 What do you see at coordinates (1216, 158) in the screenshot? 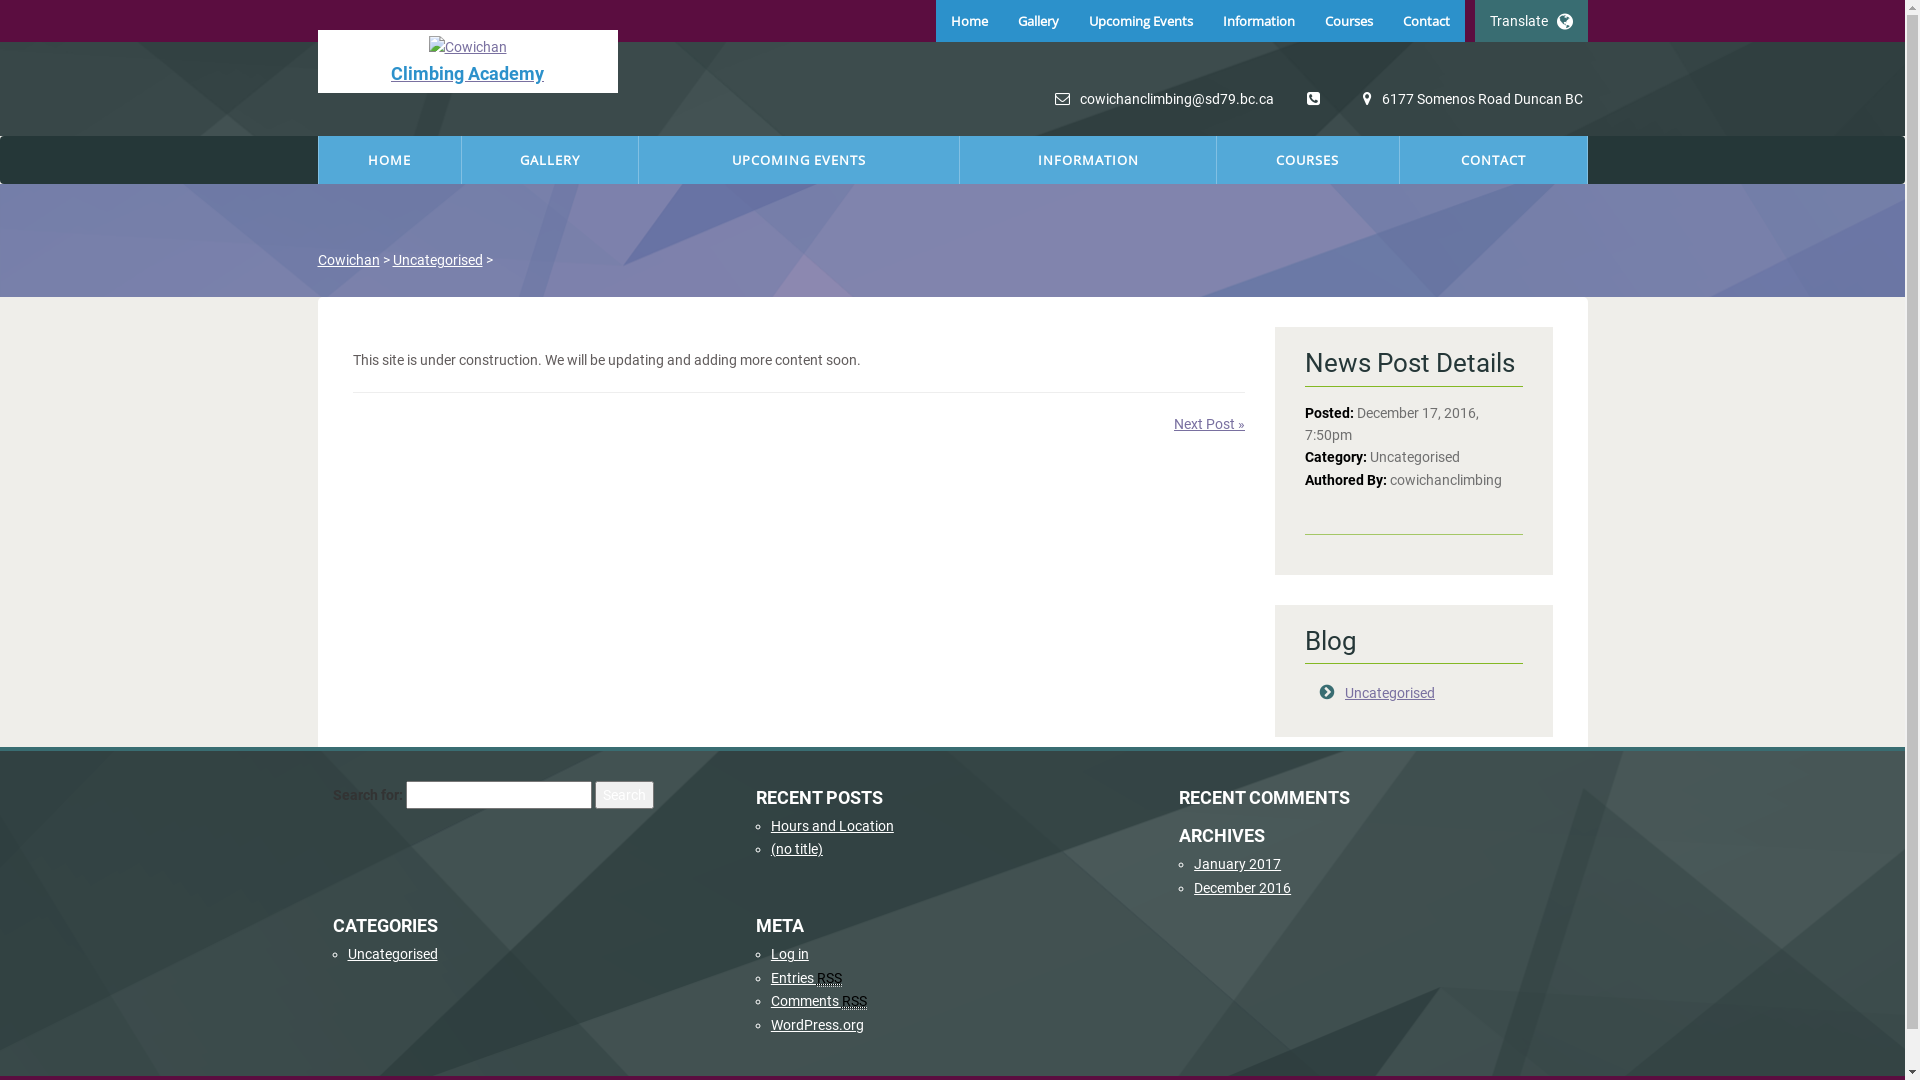
I see `'COURSES'` at bounding box center [1216, 158].